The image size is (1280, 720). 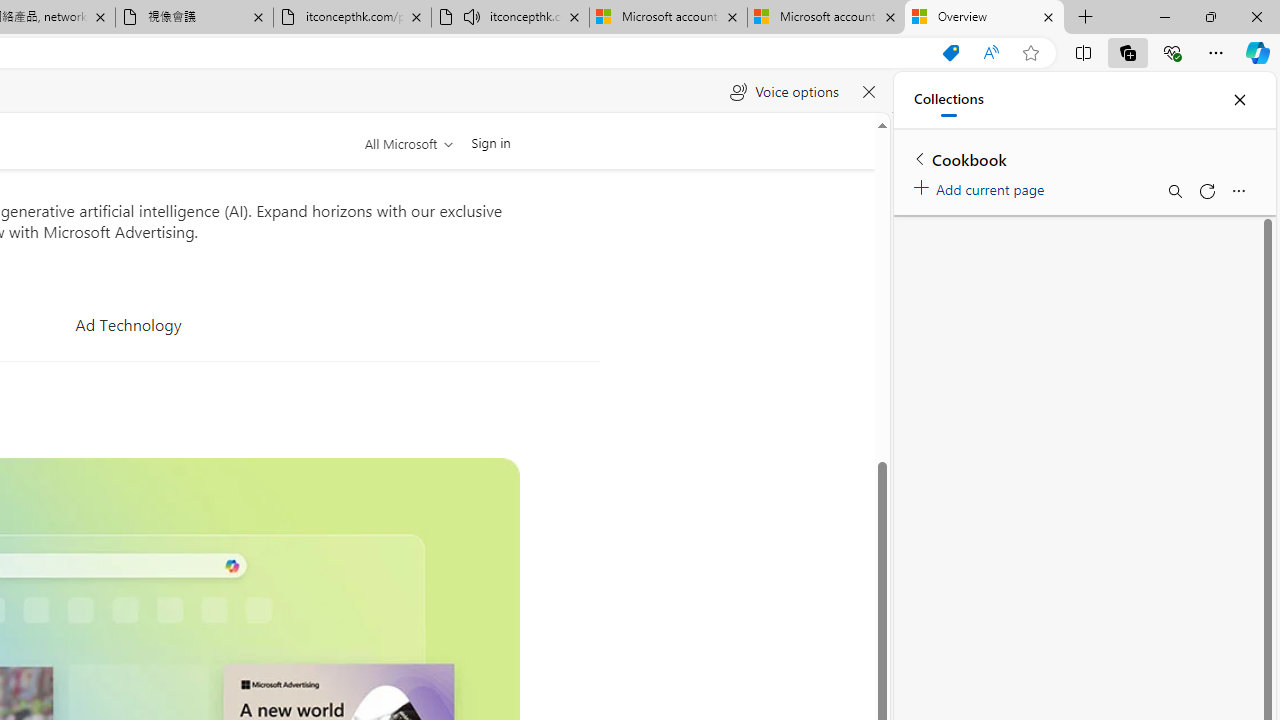 I want to click on 'Overview', so click(x=984, y=17).